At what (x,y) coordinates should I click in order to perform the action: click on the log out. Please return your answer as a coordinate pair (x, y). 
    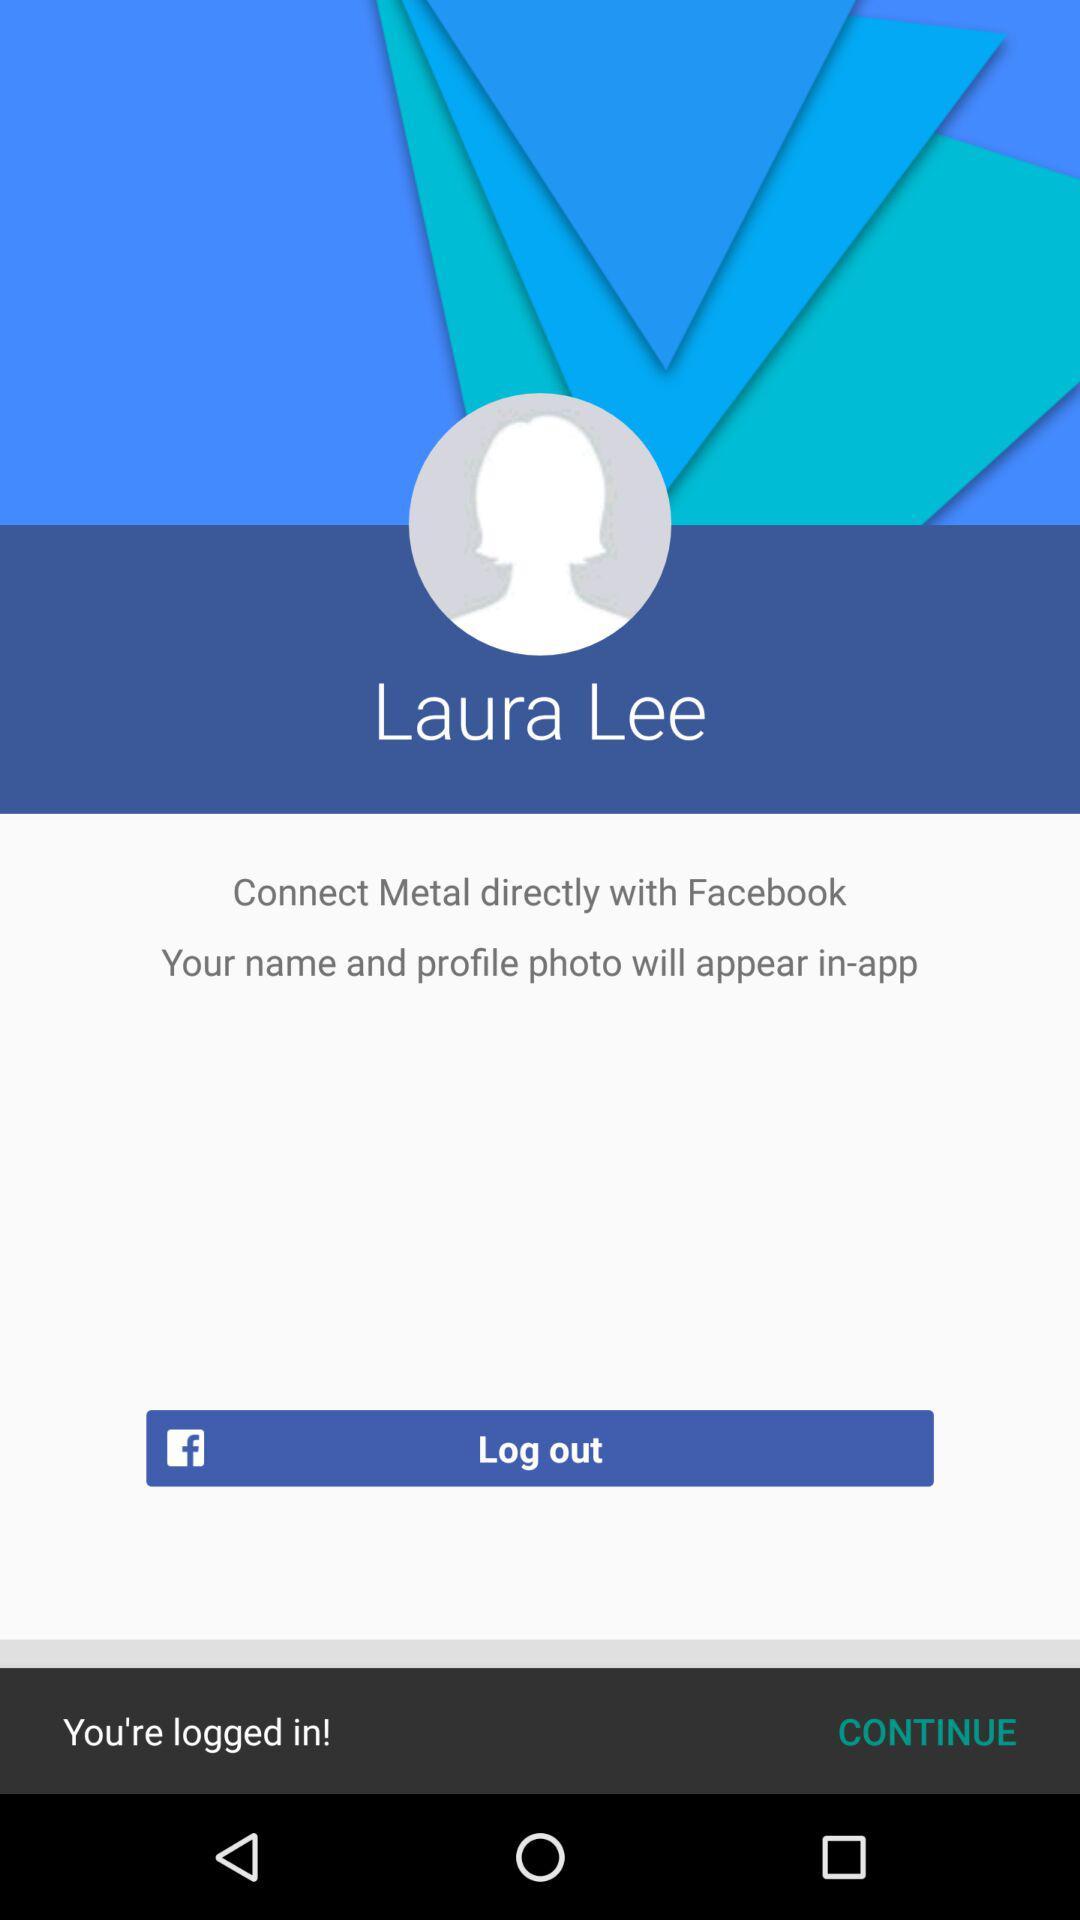
    Looking at the image, I should click on (540, 1448).